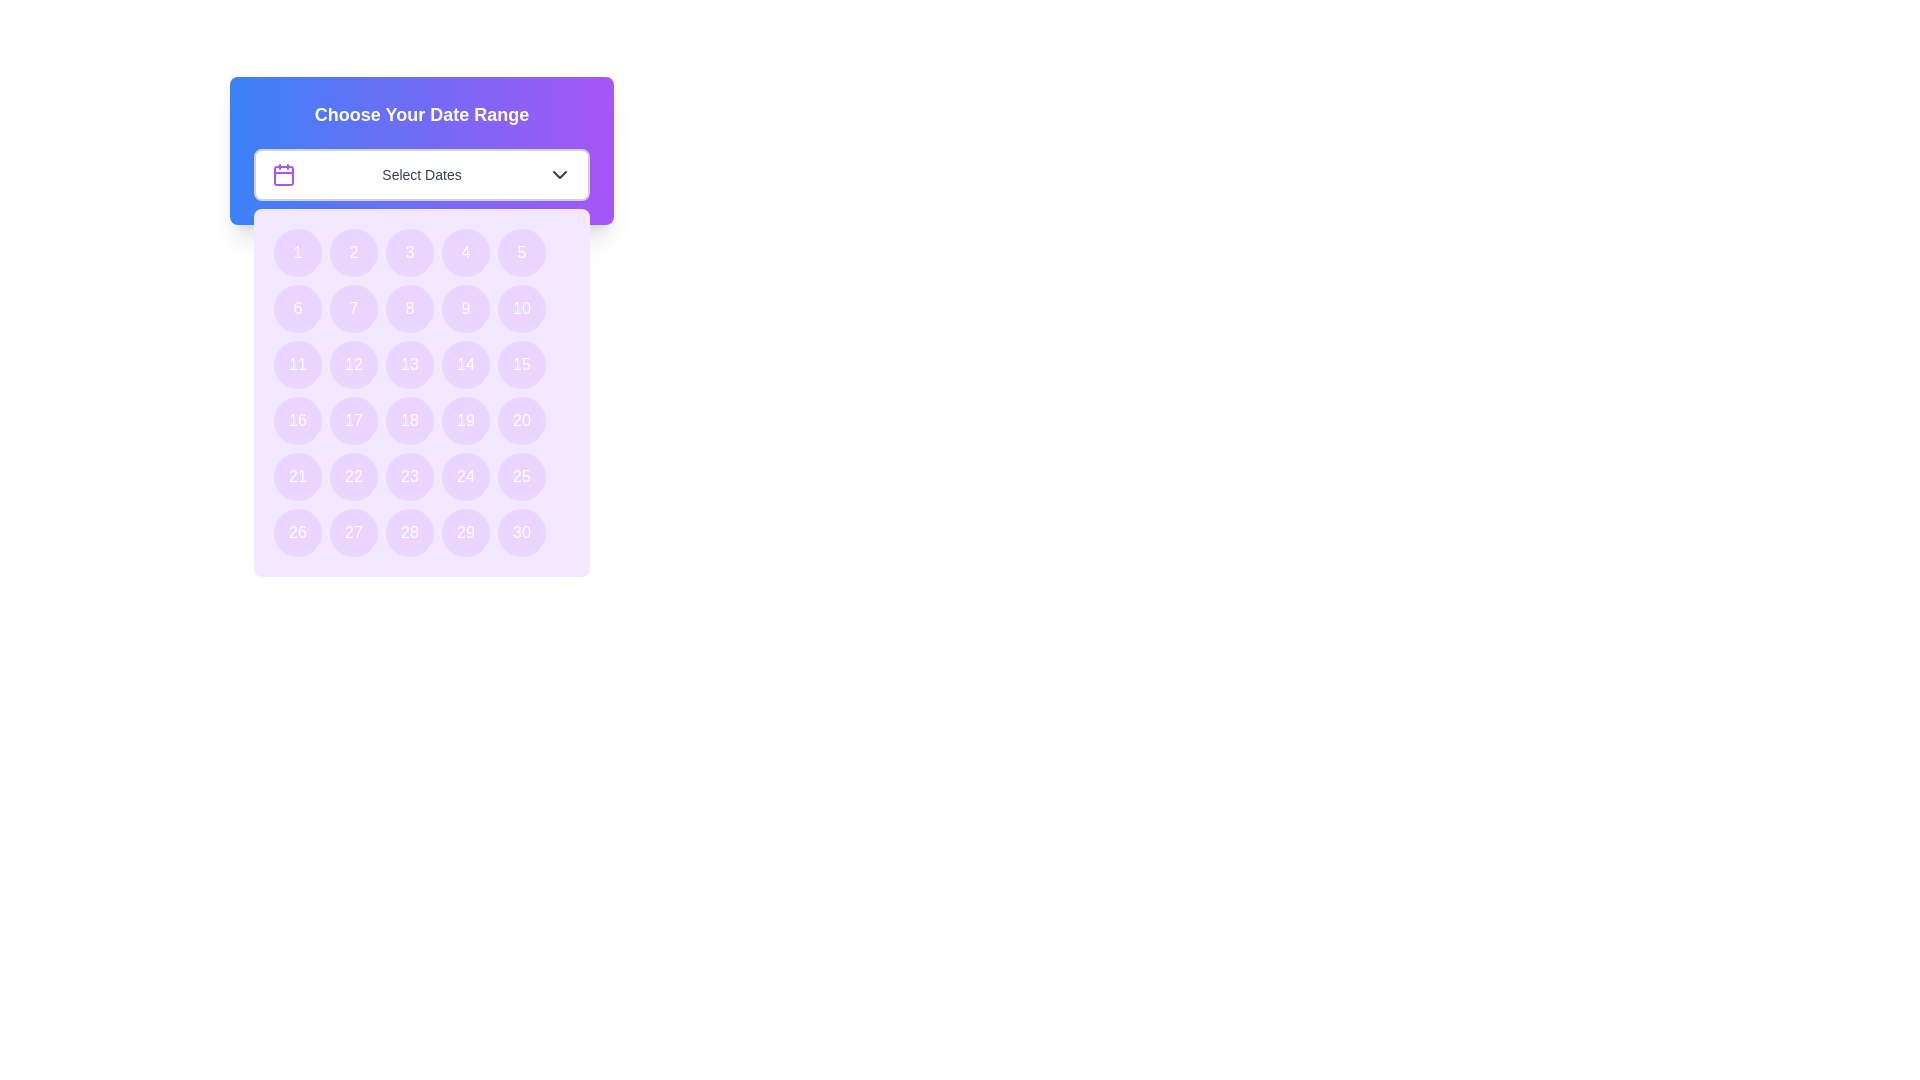 Image resolution: width=1920 pixels, height=1080 pixels. I want to click on the text label 'Choose Your Date Range', which is a large, bold white heading on a vibrant gradient background, positioned at the top of the date picker interface, so click(421, 115).